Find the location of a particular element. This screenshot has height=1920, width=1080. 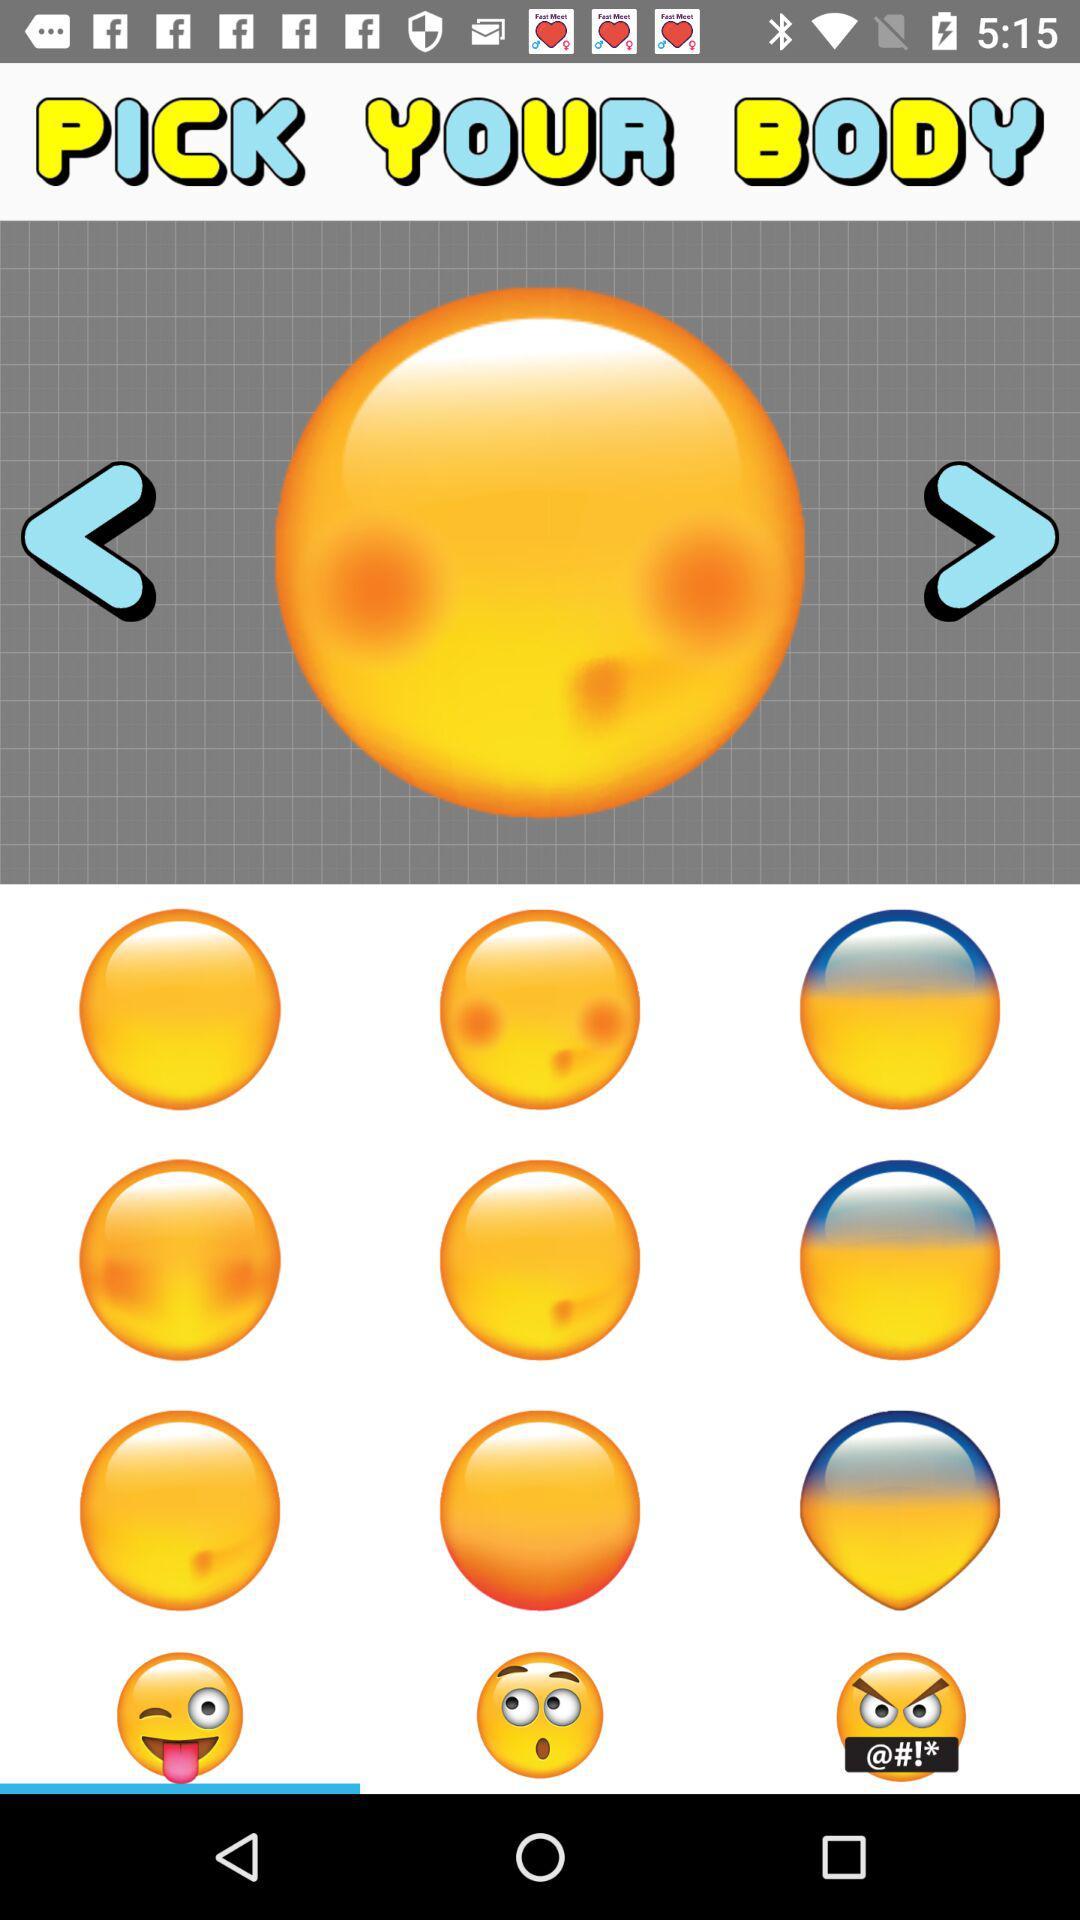

the image is located at coordinates (180, 1009).